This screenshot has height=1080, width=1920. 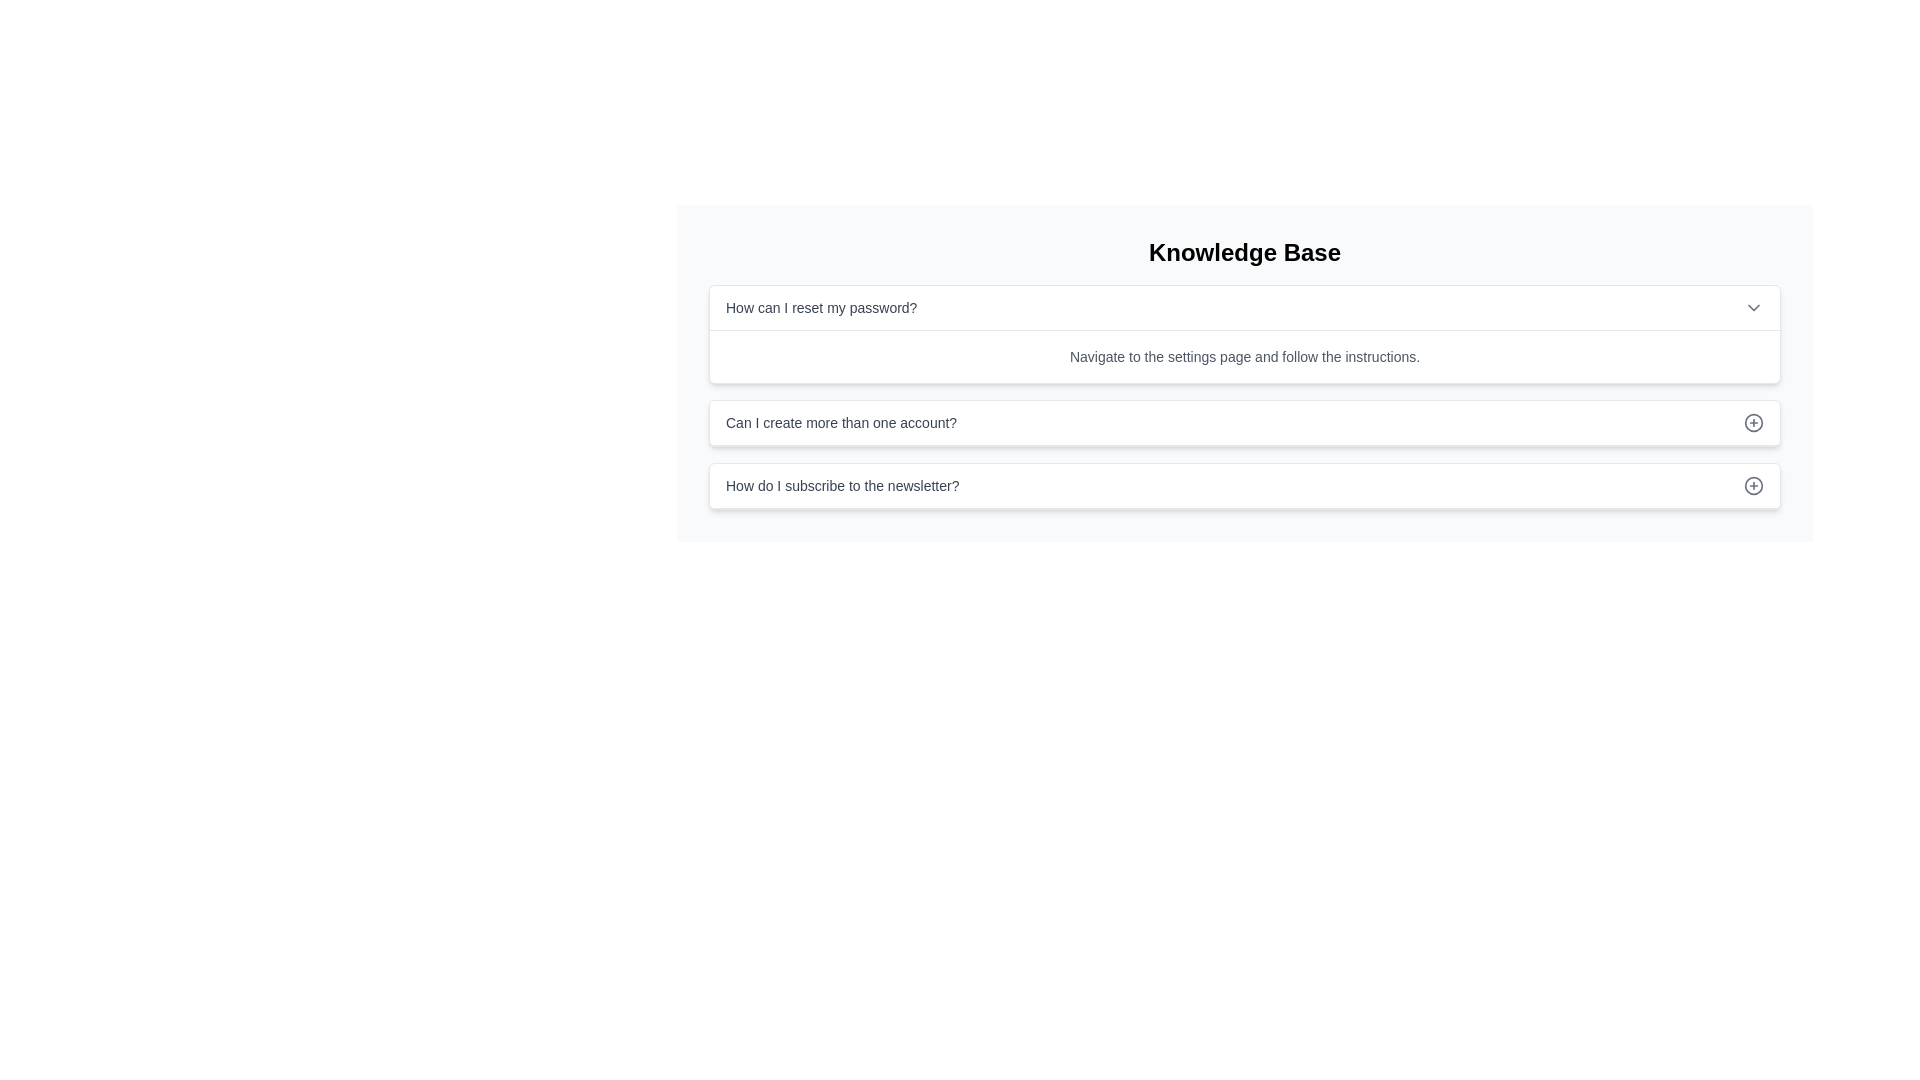 What do you see at coordinates (1243, 356) in the screenshot?
I see `instructional text block located below the question header 'How can I reset my password?' in the knowledge base section` at bounding box center [1243, 356].